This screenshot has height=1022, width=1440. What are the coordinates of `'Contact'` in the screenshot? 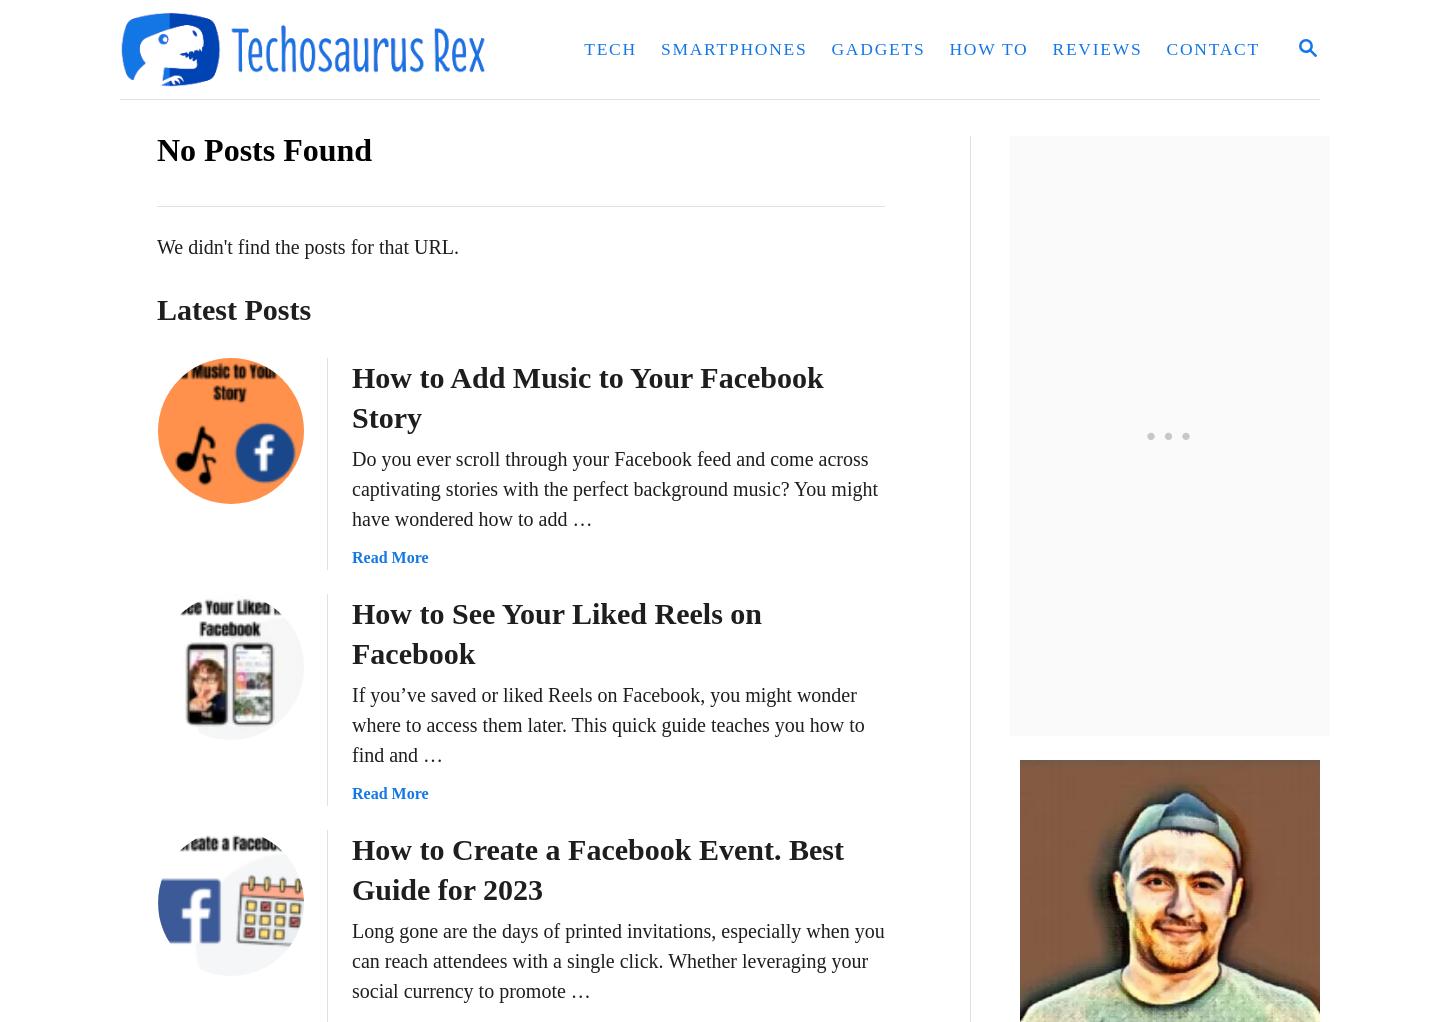 It's located at (1212, 48).